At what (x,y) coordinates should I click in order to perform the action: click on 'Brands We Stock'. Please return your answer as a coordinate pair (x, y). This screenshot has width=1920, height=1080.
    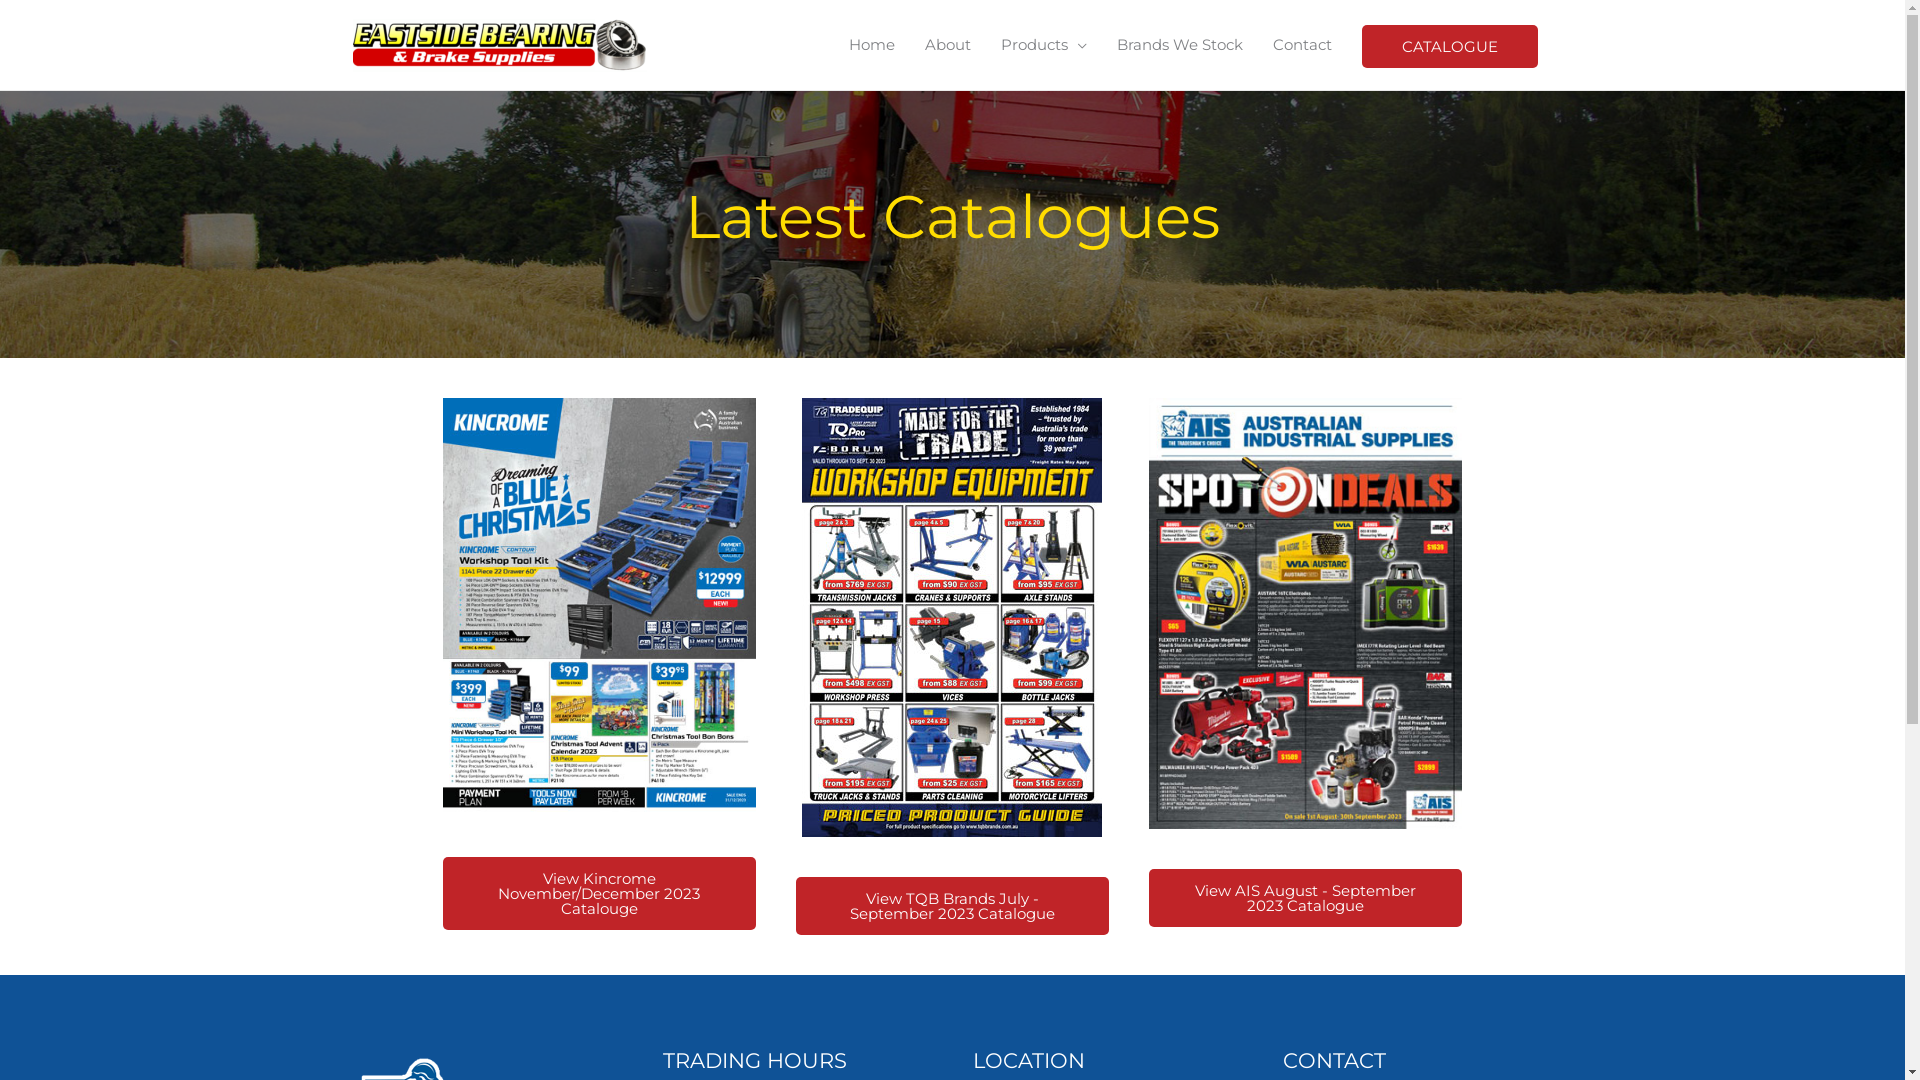
    Looking at the image, I should click on (1180, 45).